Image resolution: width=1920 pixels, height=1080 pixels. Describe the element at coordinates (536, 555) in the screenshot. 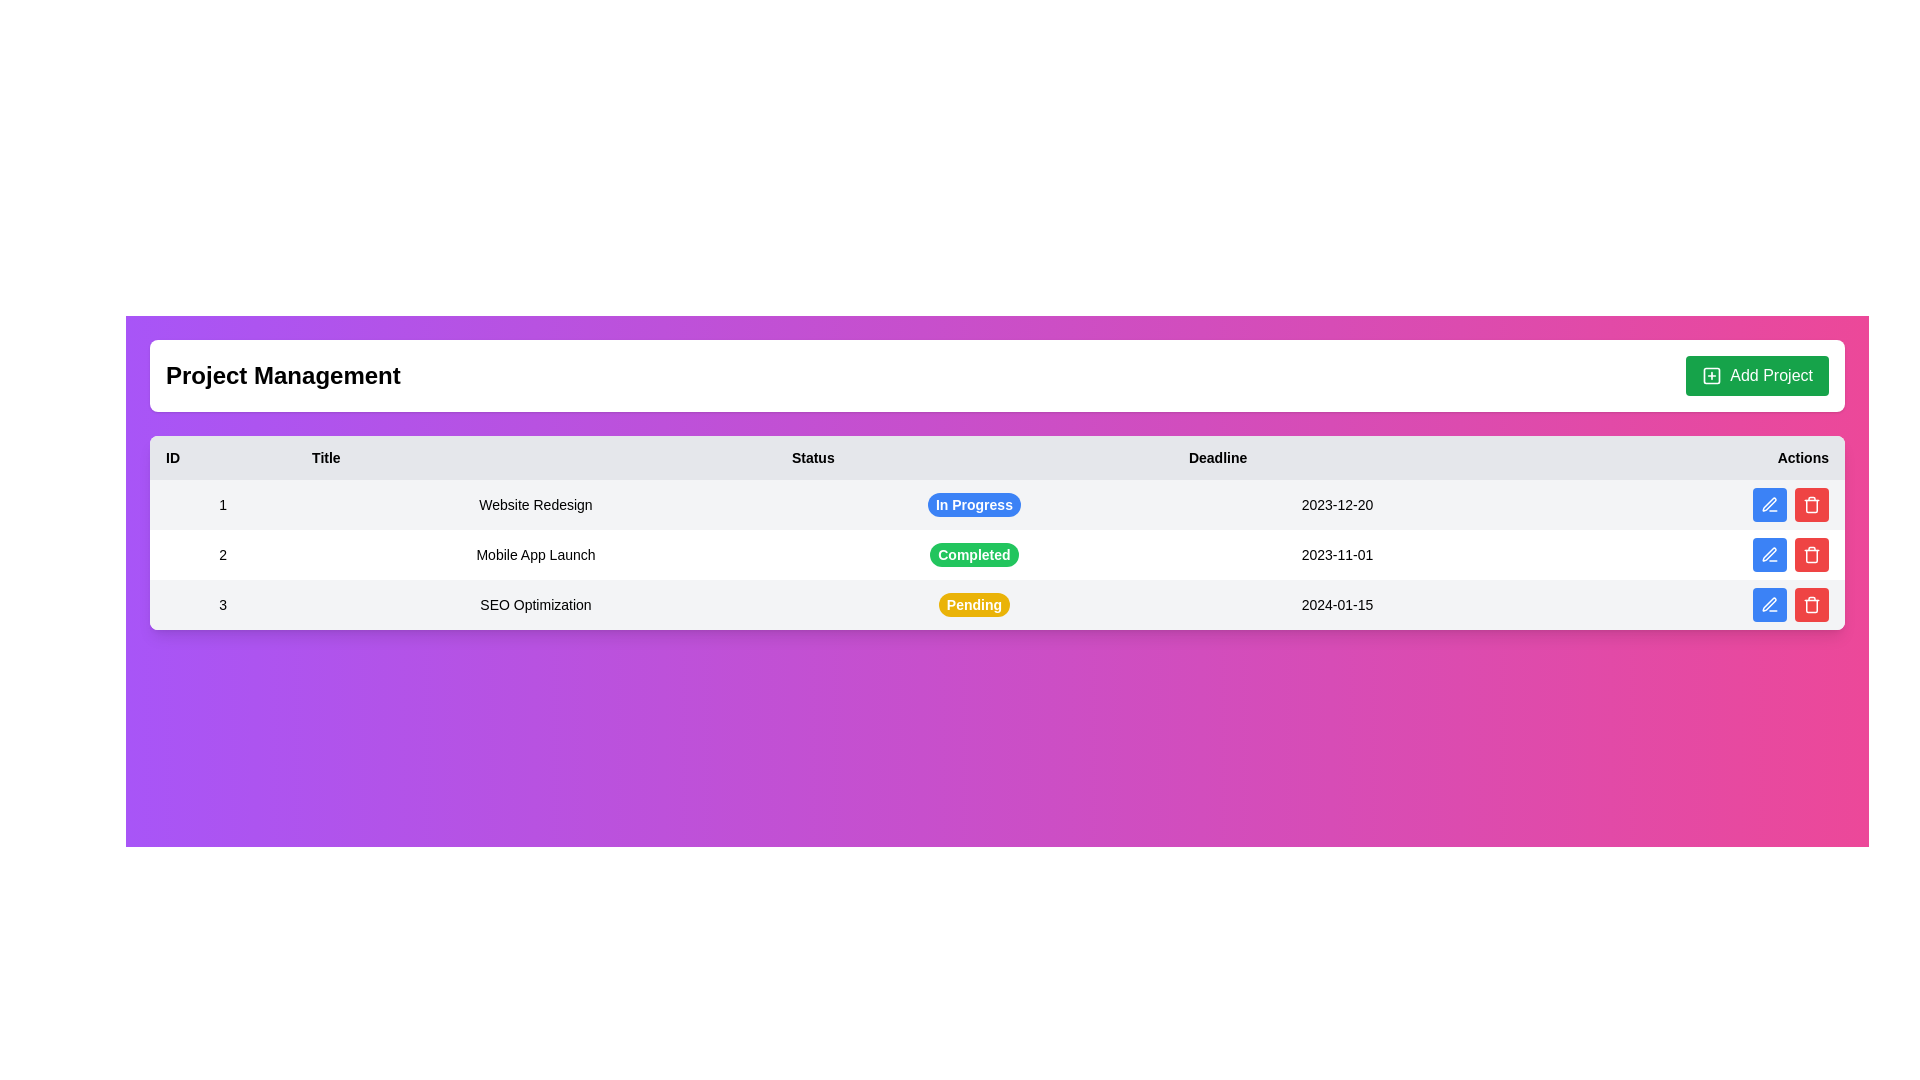

I see `text content of the label displaying 'Mobile App Launch' located in the 'Title' column of the second row, positioned between the 'ID' column with value '2' and the 'Status' column showing 'Completed'` at that location.